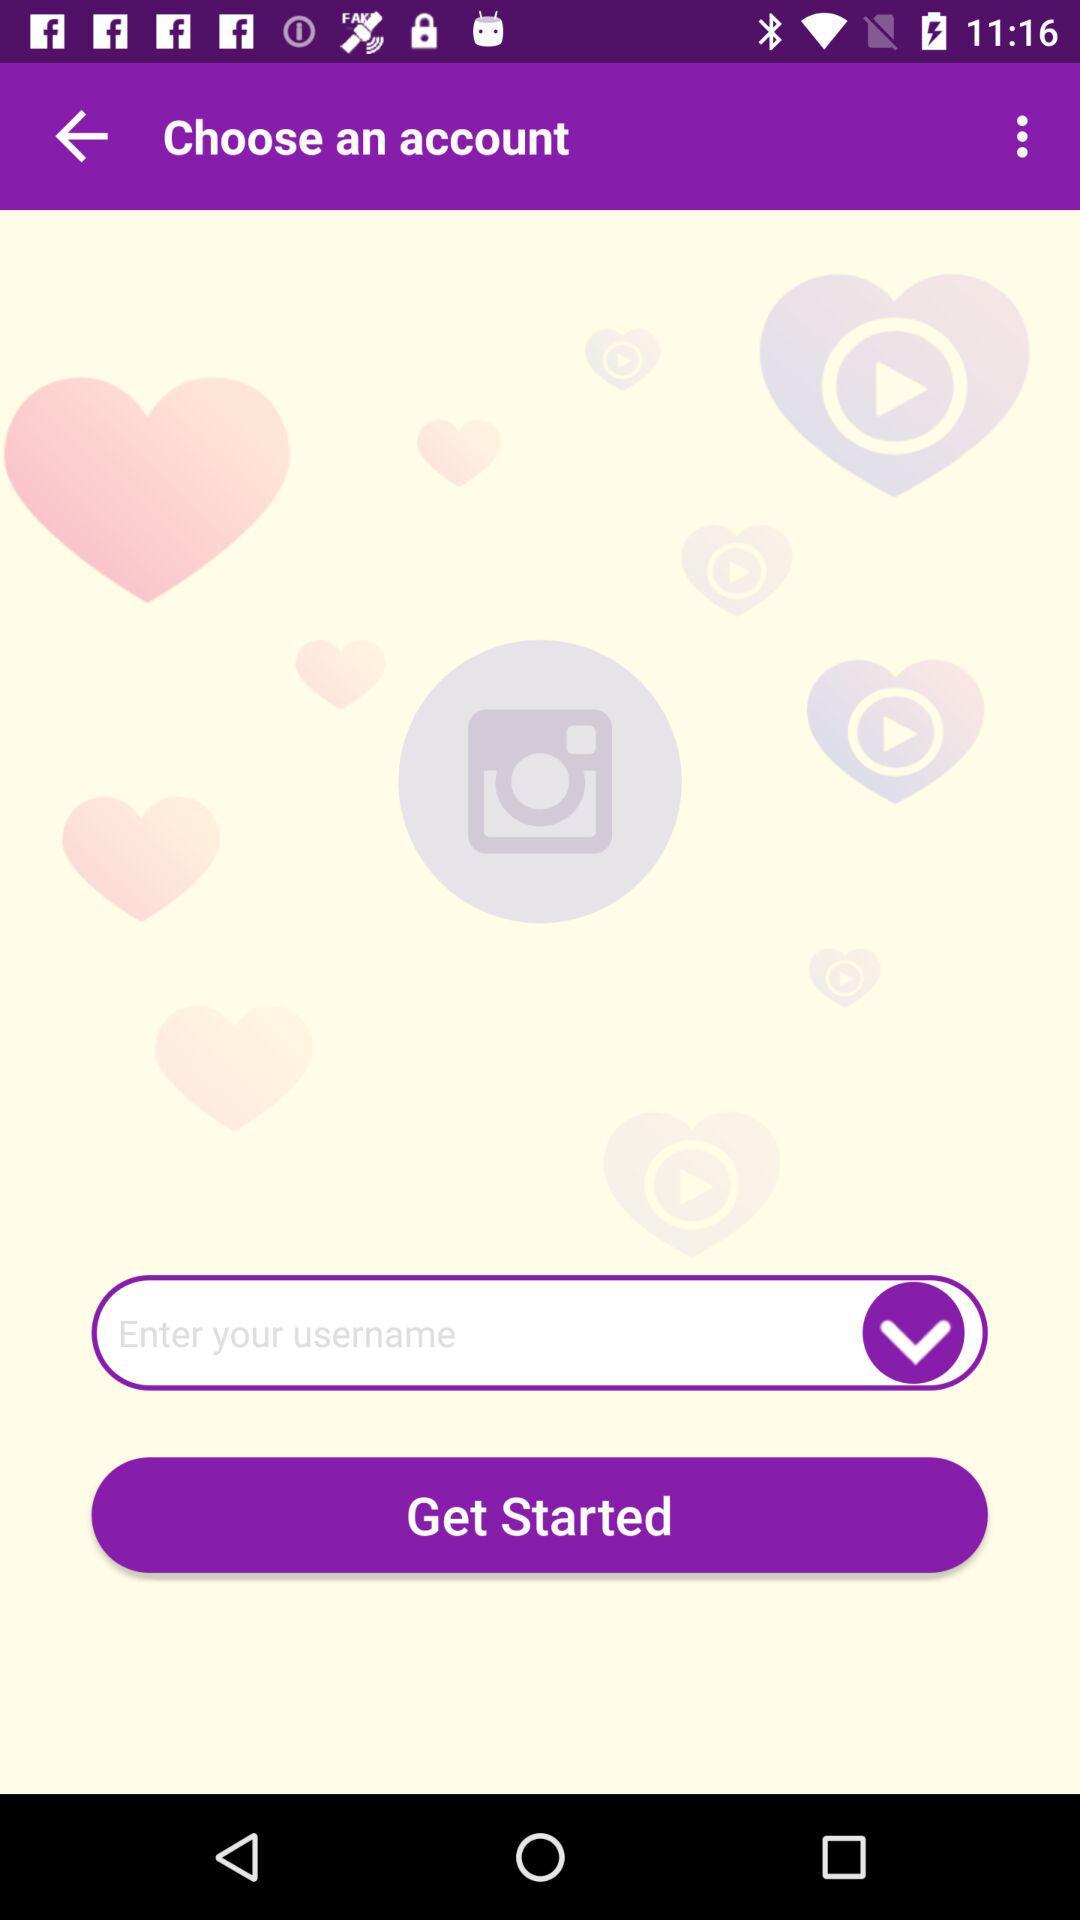 The height and width of the screenshot is (1920, 1080). I want to click on previous tab, so click(80, 135).